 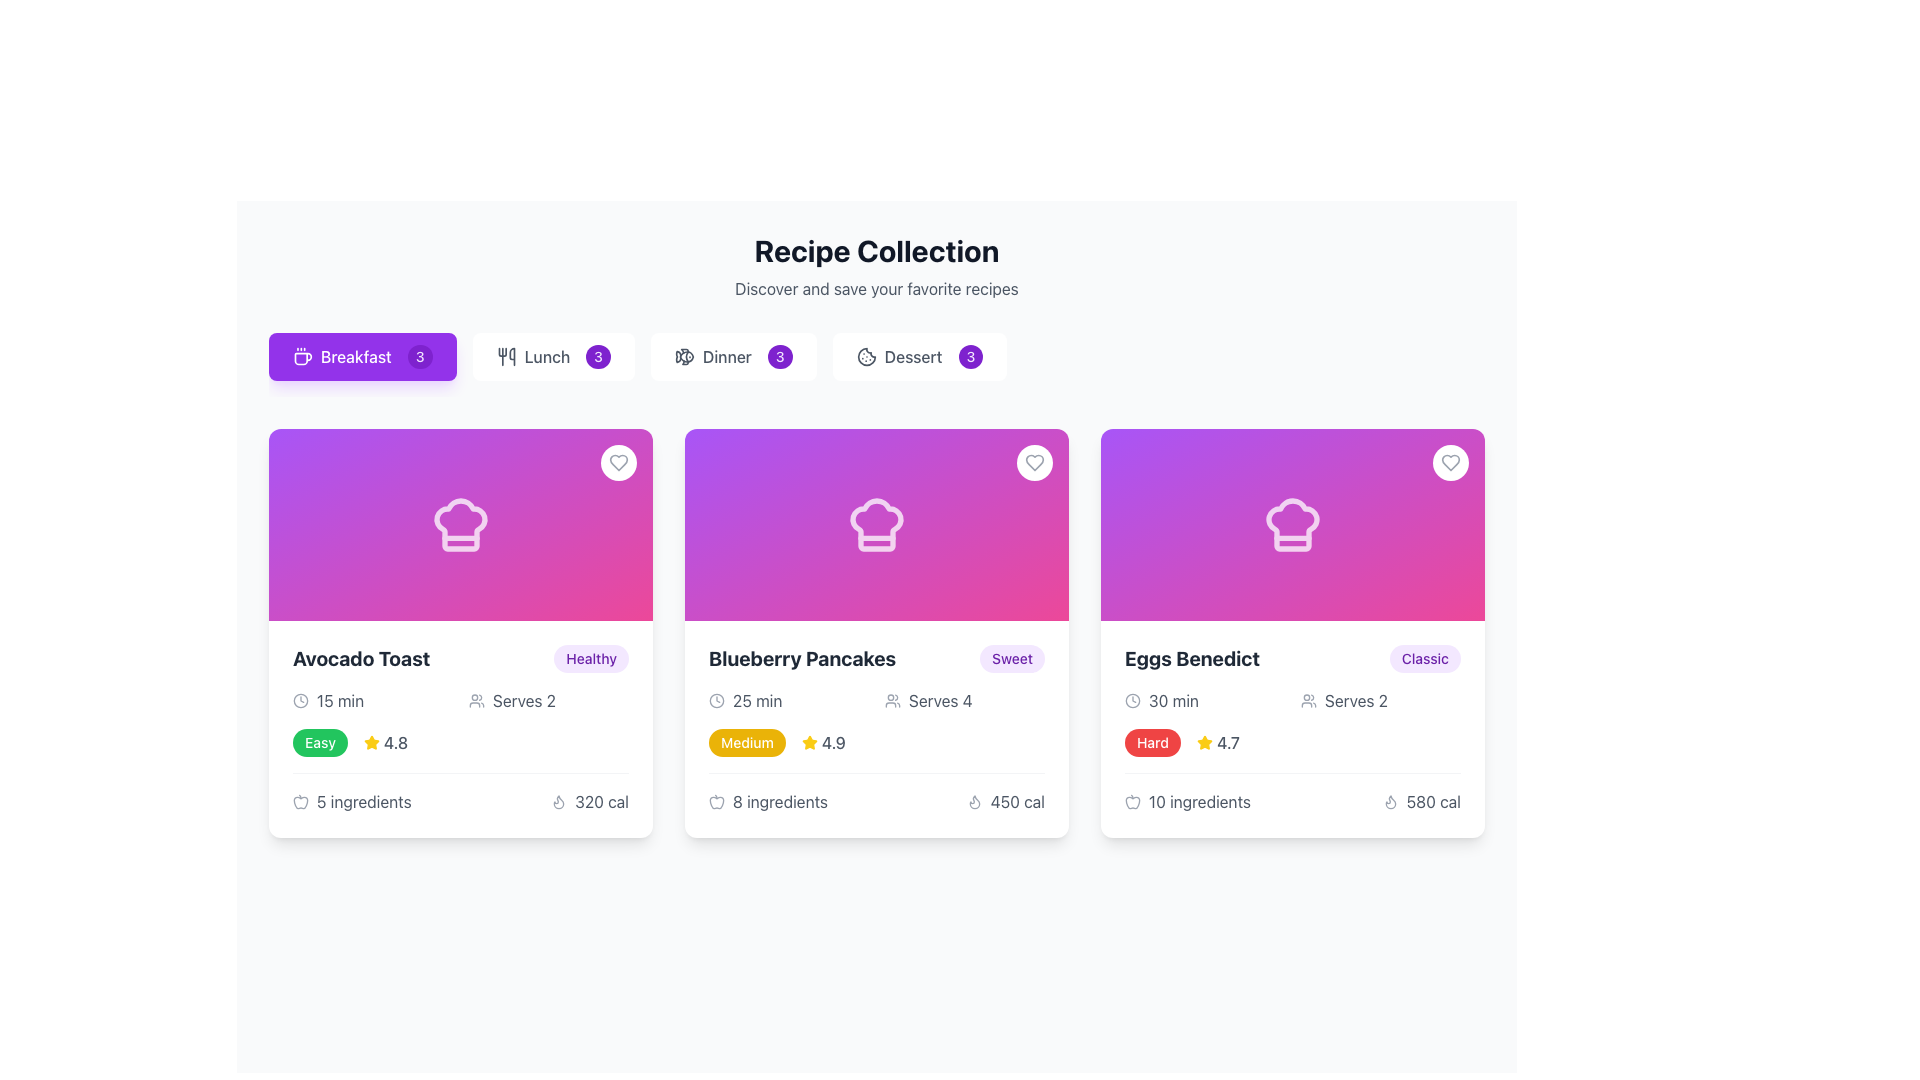 I want to click on the decorative graphic element featuring a gradient background from purple to pink with a chef's hat icon, located in the 'Avocado Toast' card under 'Recipe Collection.', so click(x=459, y=523).